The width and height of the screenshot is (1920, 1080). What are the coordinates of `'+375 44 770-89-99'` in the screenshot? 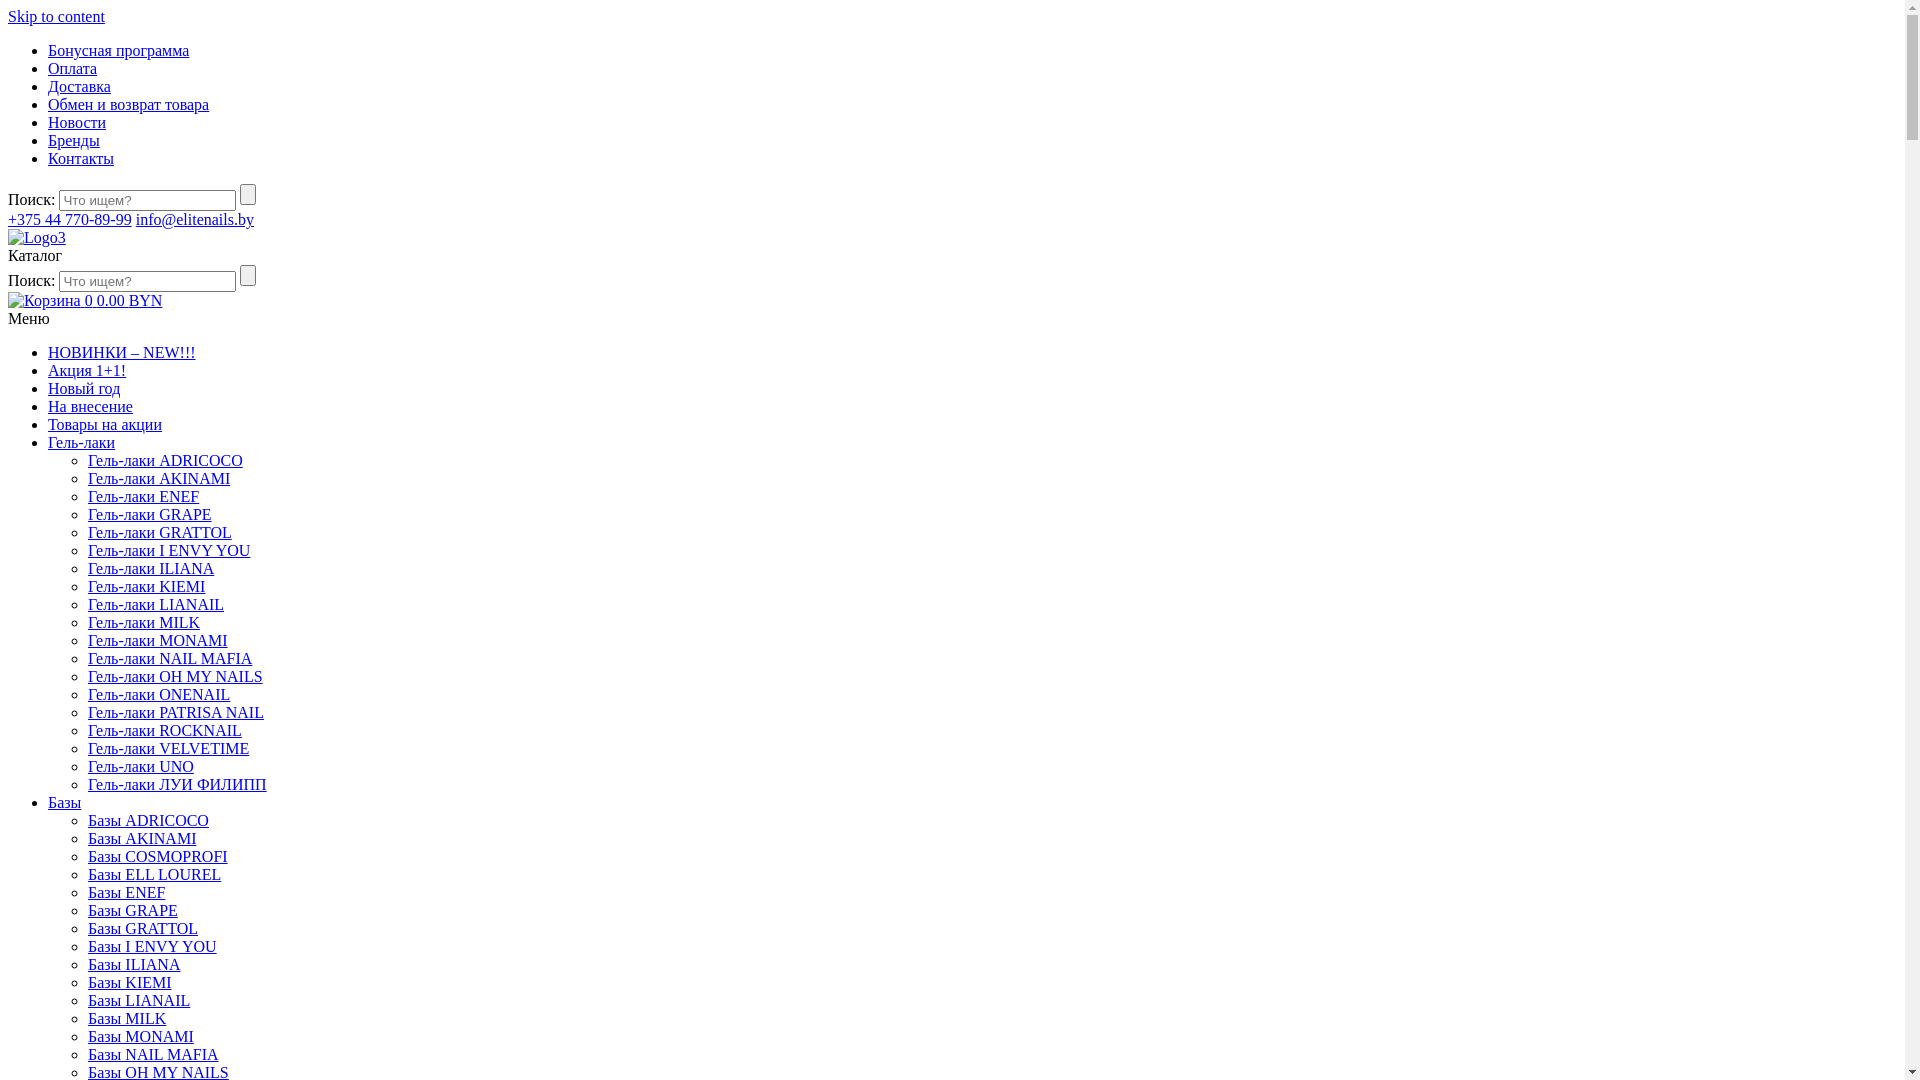 It's located at (8, 219).